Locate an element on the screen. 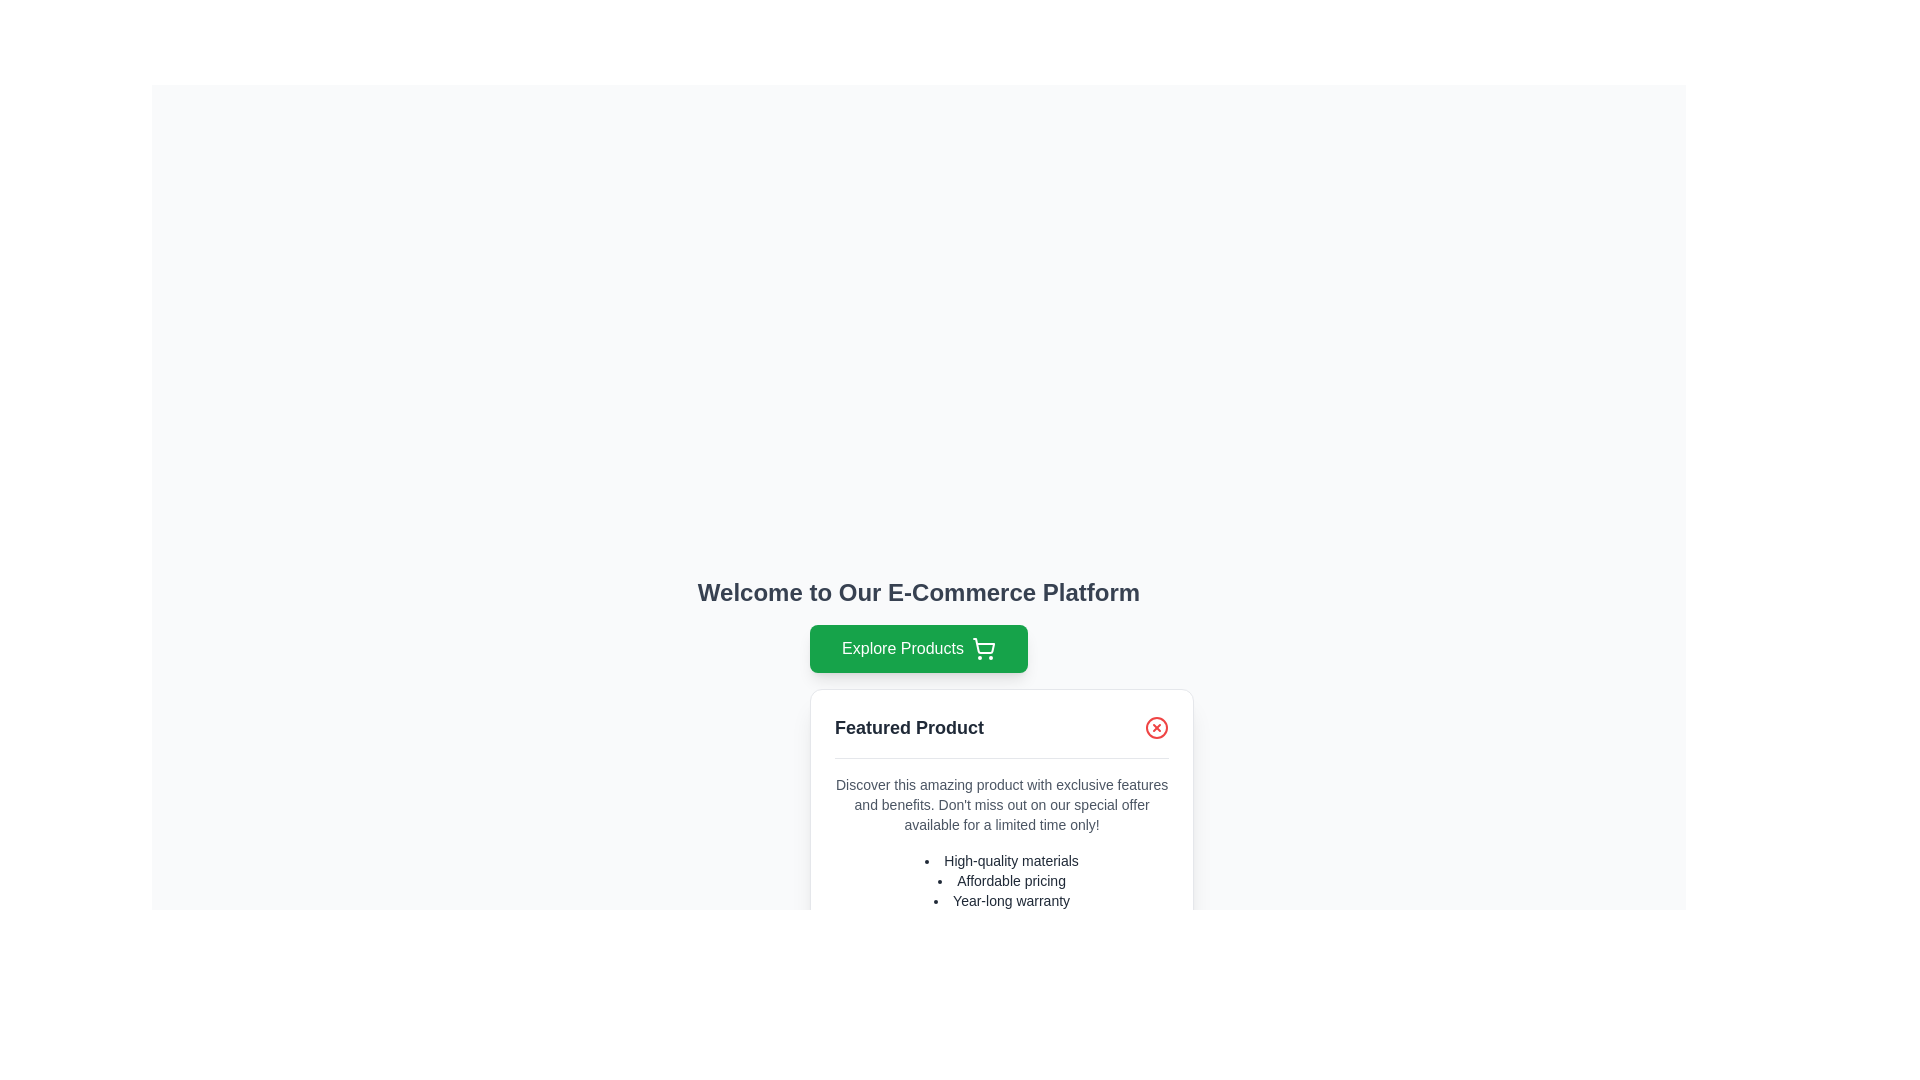  the green button labeled 'Explore Products' is located at coordinates (917, 648).